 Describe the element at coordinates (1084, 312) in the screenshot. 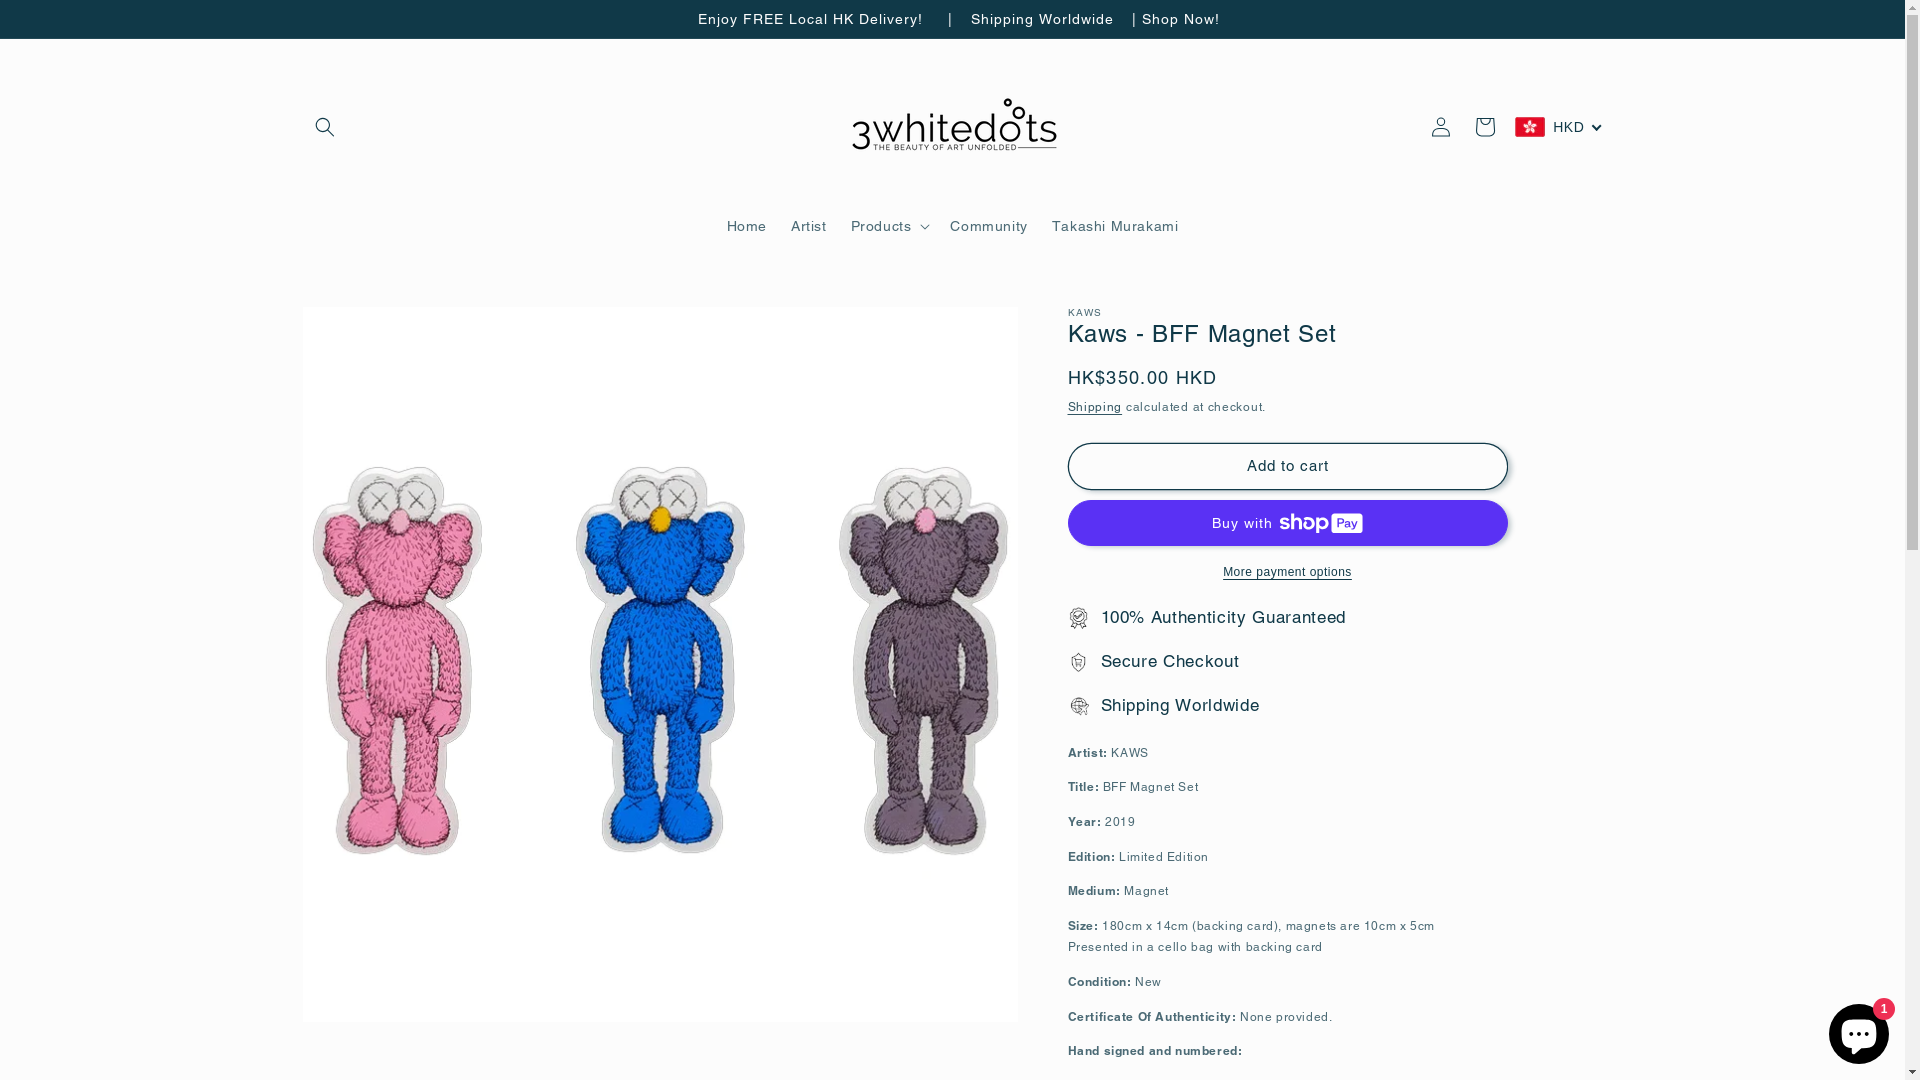

I see `'KAWS'` at that location.